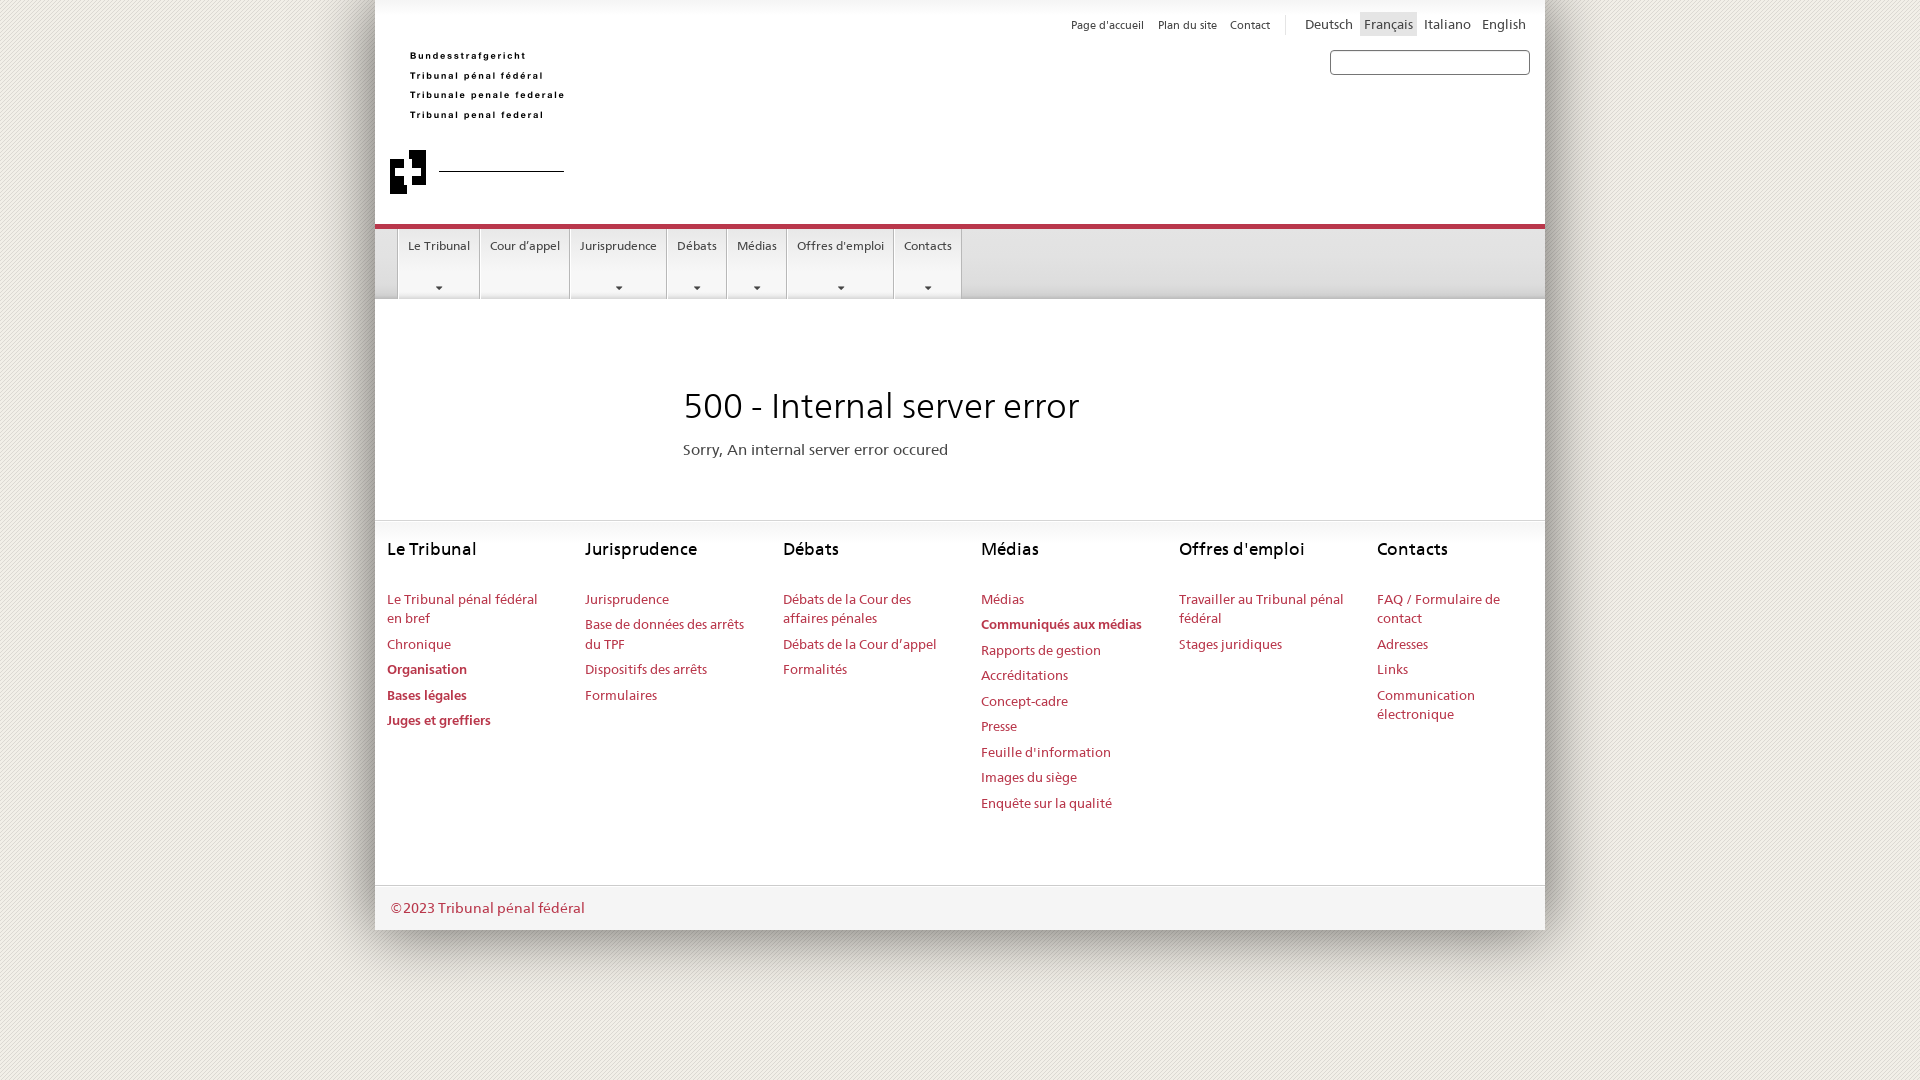 This screenshot has width=1920, height=1080. I want to click on 'Organisation', so click(426, 670).